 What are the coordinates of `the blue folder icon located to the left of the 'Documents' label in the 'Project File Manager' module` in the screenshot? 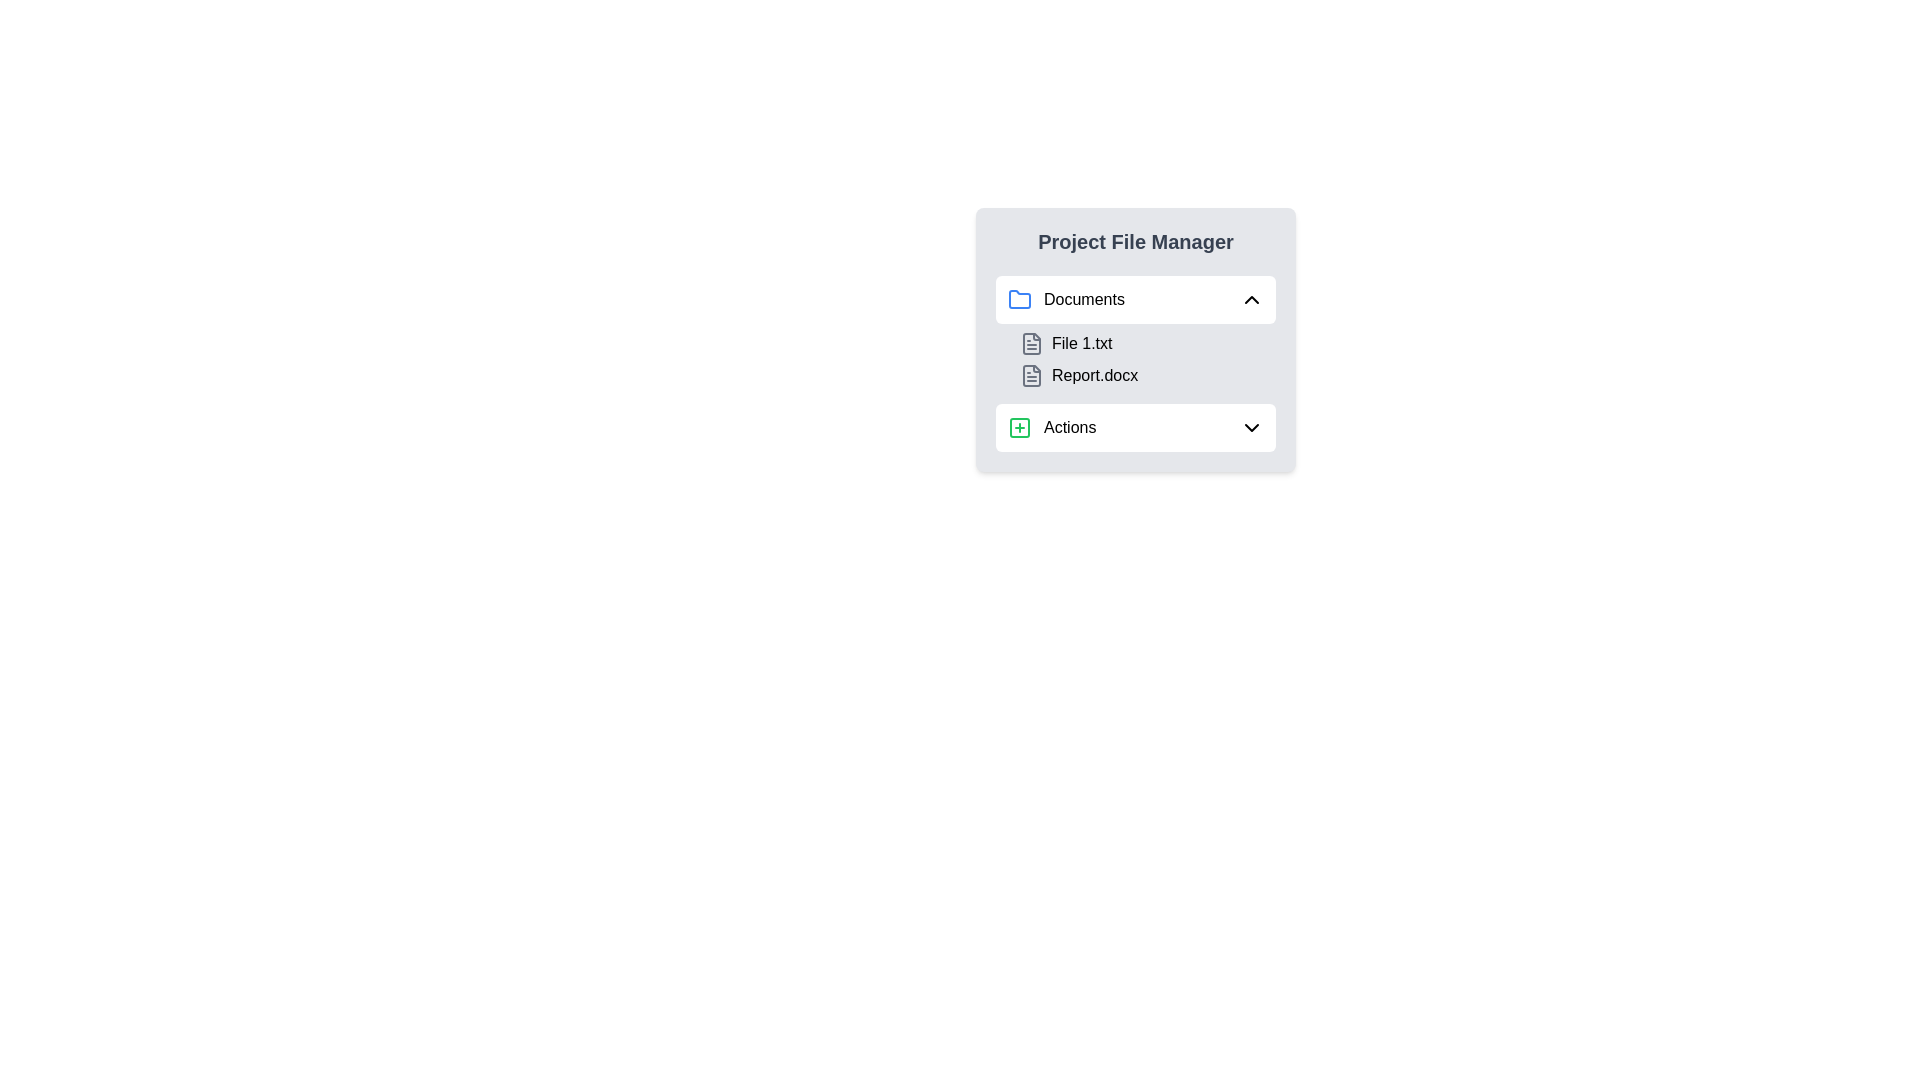 It's located at (1019, 299).